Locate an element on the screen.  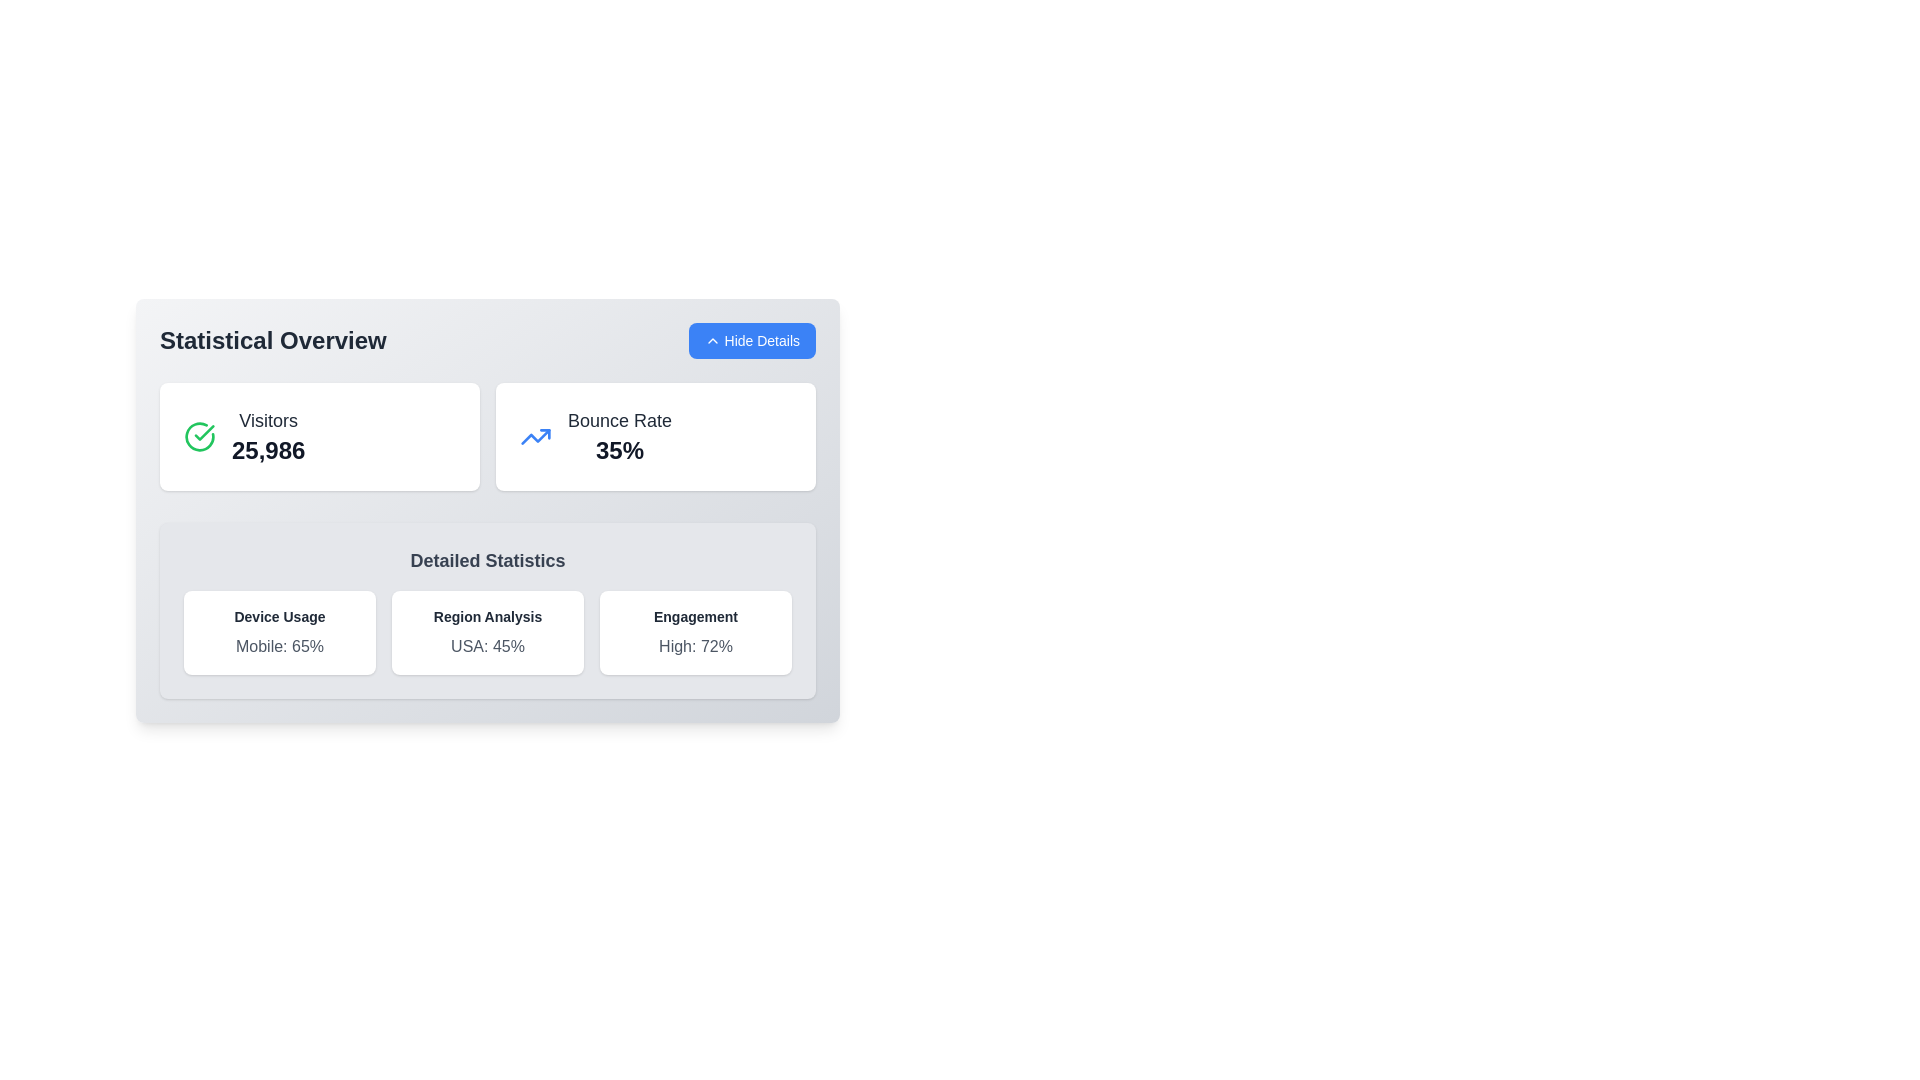
the text label displaying 'High: 72%' which is positioned below the 'Engagement' label within the 'Engagement' card is located at coordinates (696, 647).